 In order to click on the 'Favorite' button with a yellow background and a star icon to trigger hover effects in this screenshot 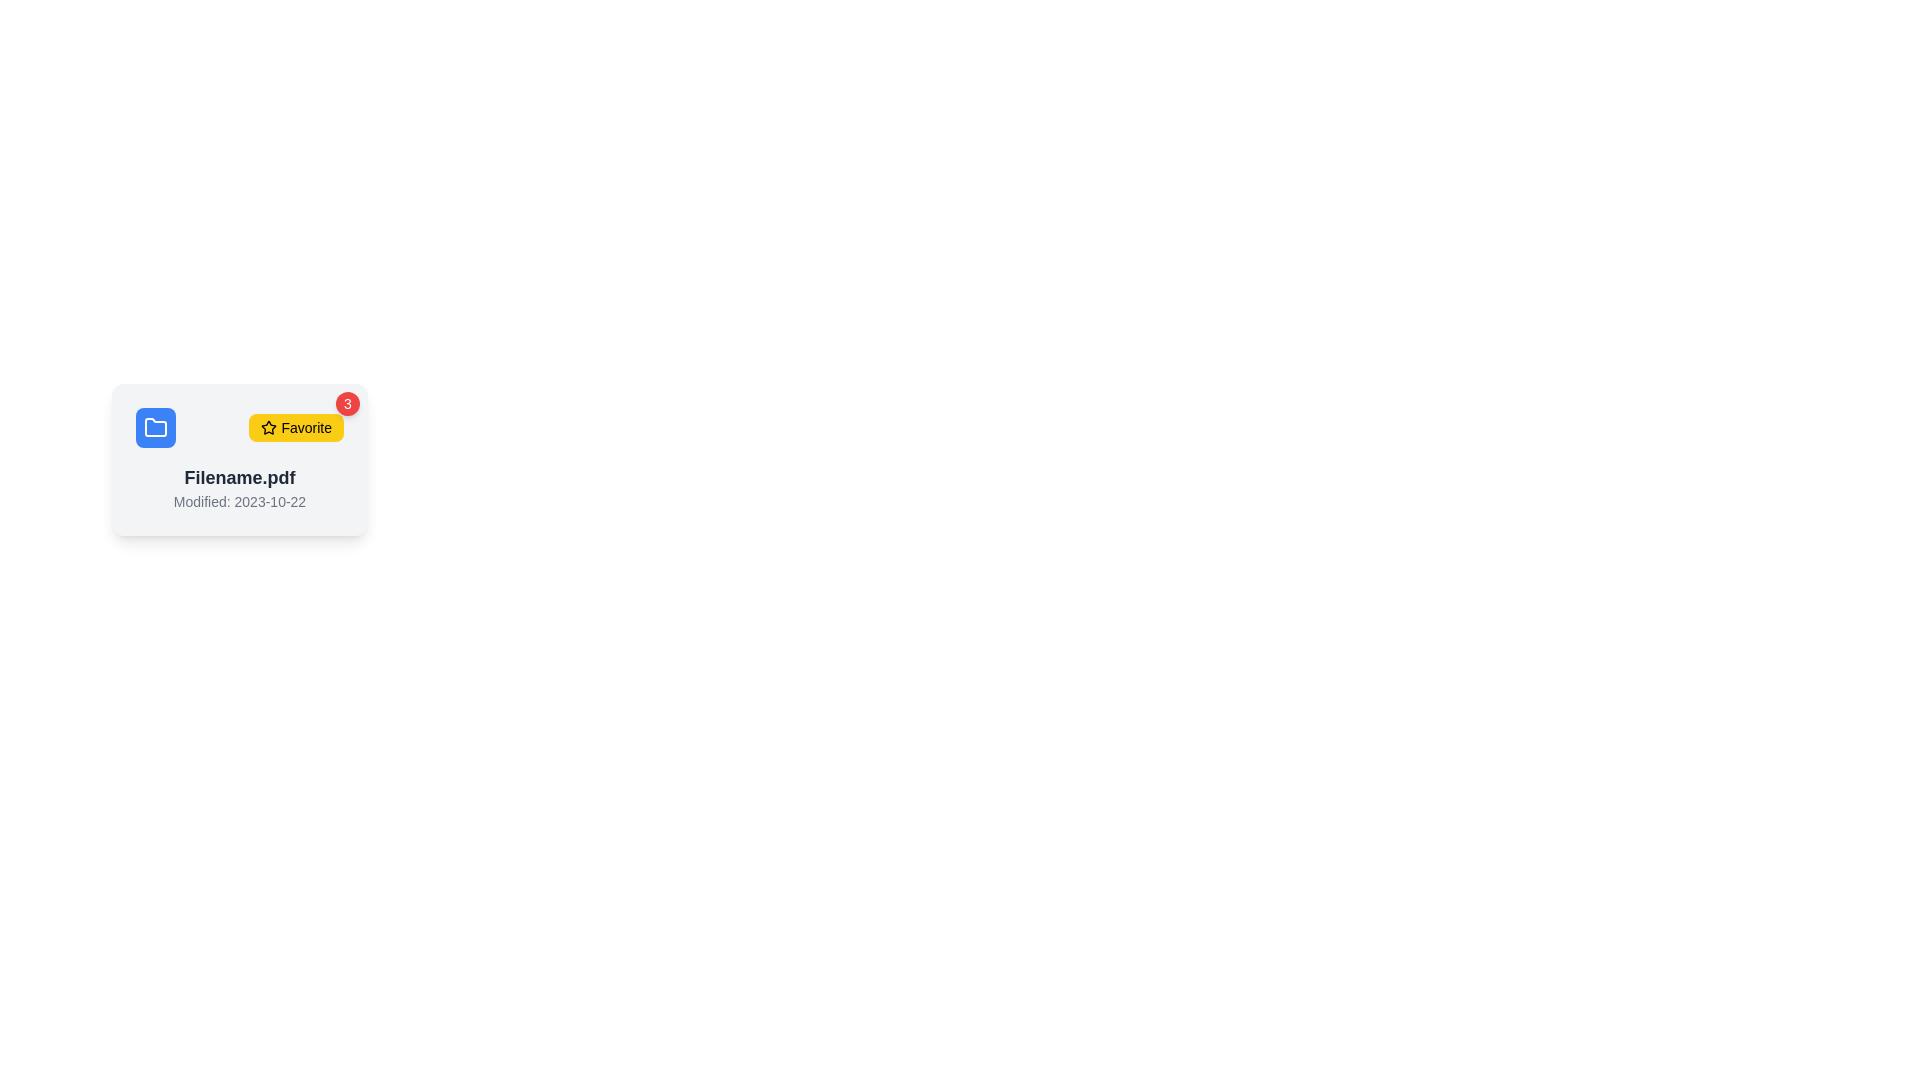, I will do `click(295, 427)`.